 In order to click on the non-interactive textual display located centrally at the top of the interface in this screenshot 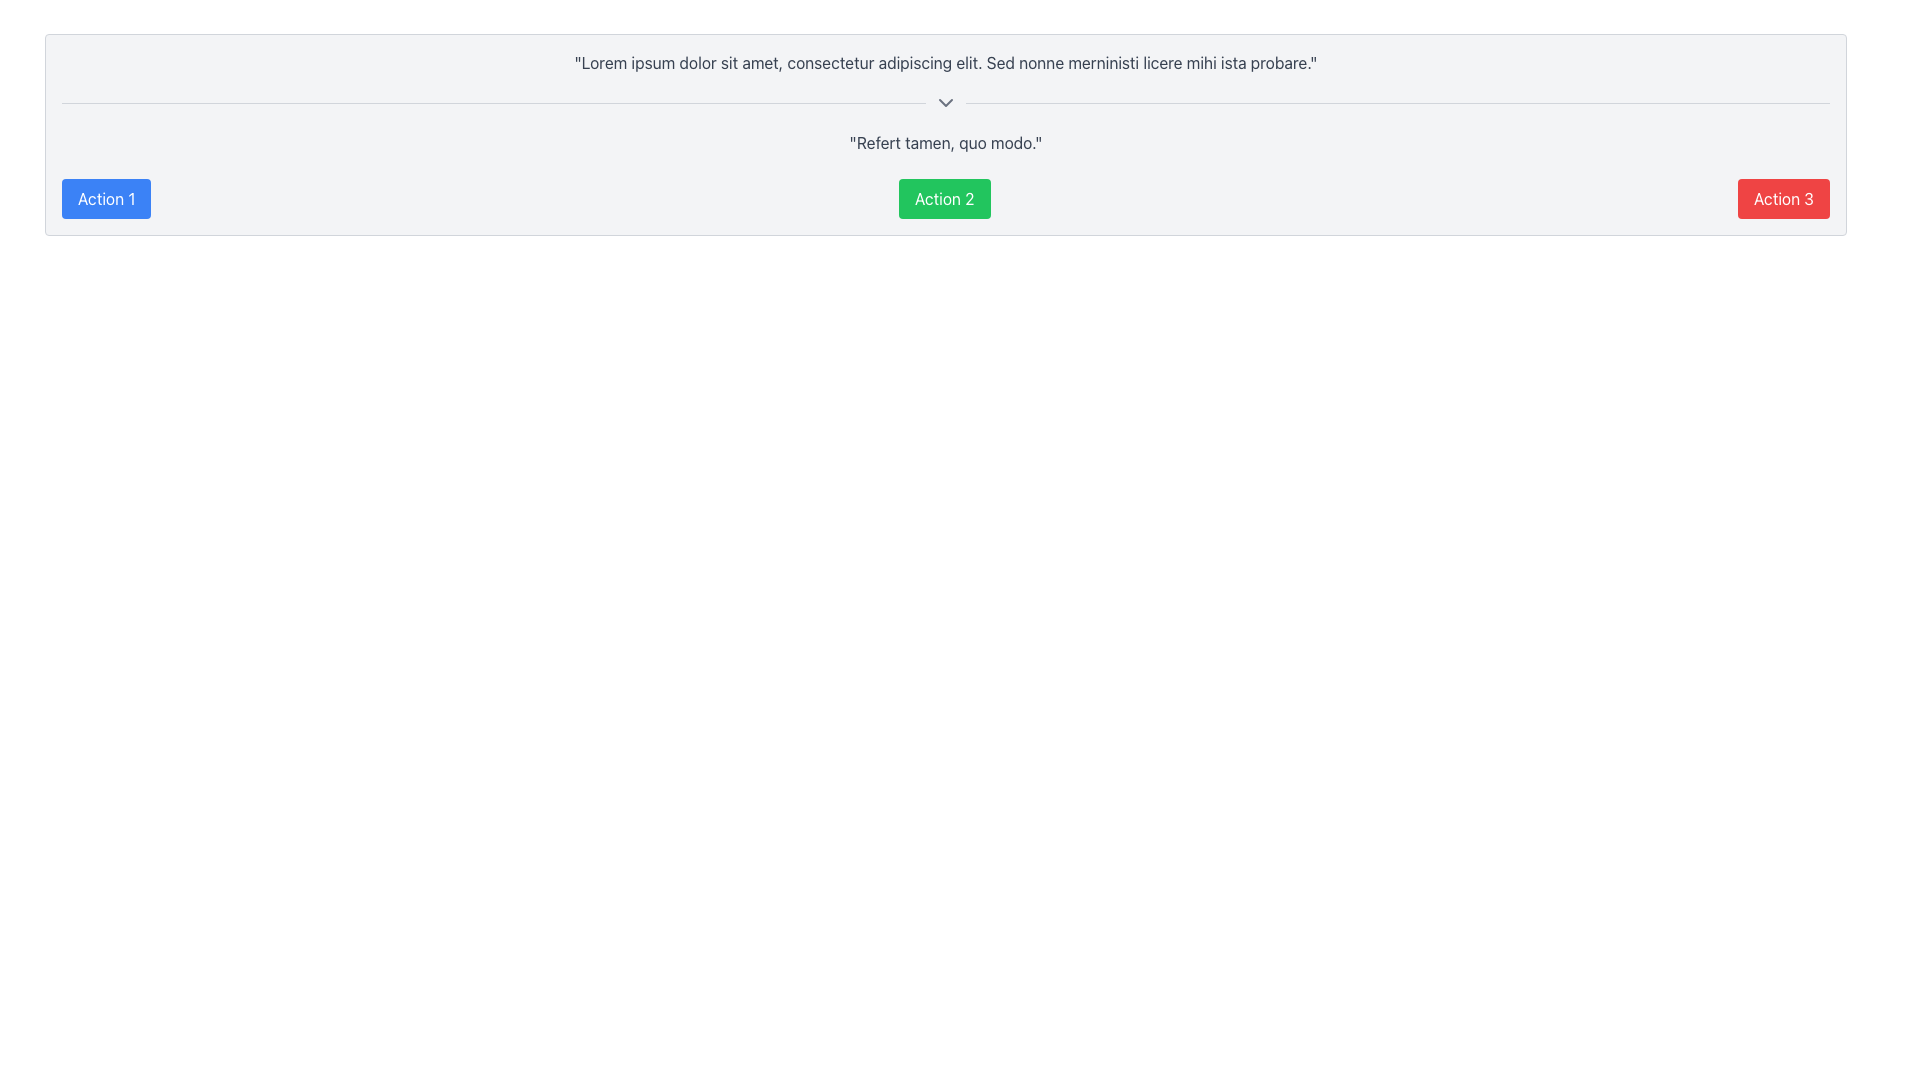, I will do `click(944, 61)`.